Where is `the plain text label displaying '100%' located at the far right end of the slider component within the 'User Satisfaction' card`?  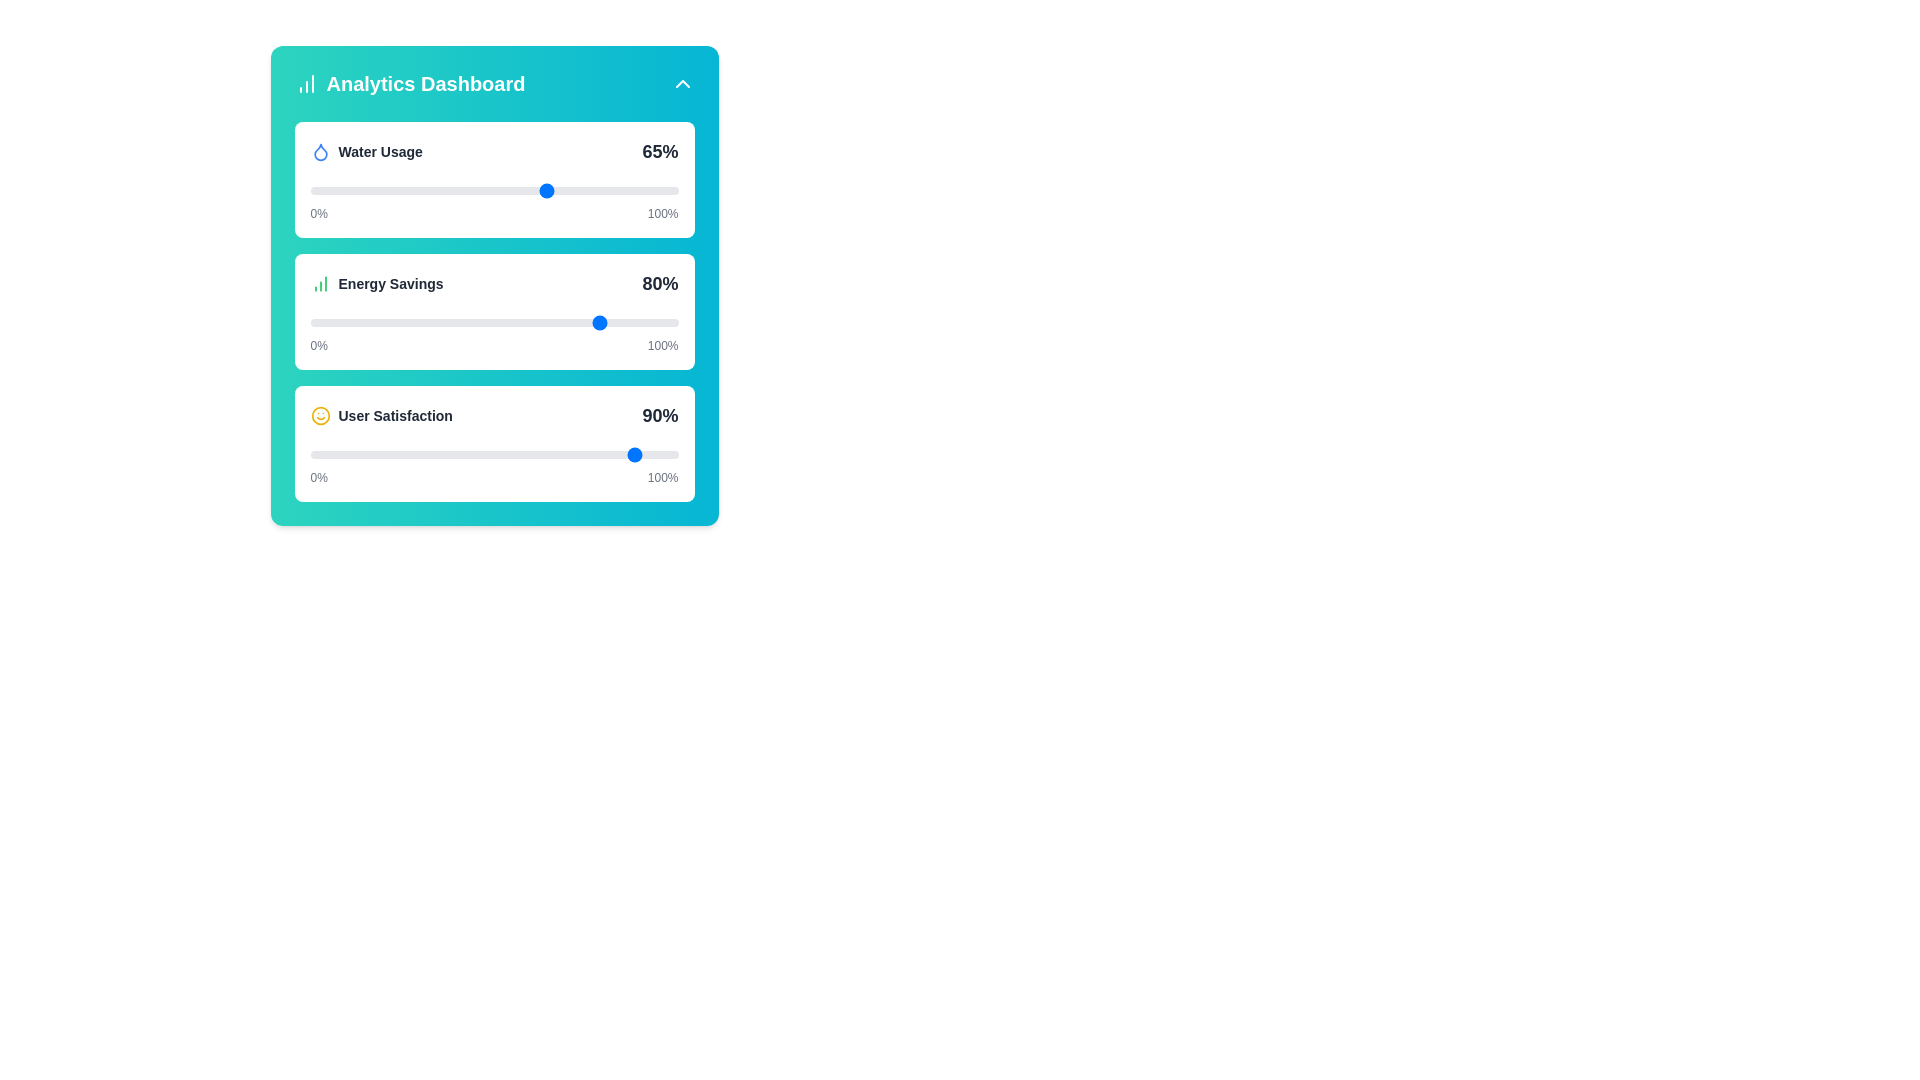 the plain text label displaying '100%' located at the far right end of the slider component within the 'User Satisfaction' card is located at coordinates (663, 478).